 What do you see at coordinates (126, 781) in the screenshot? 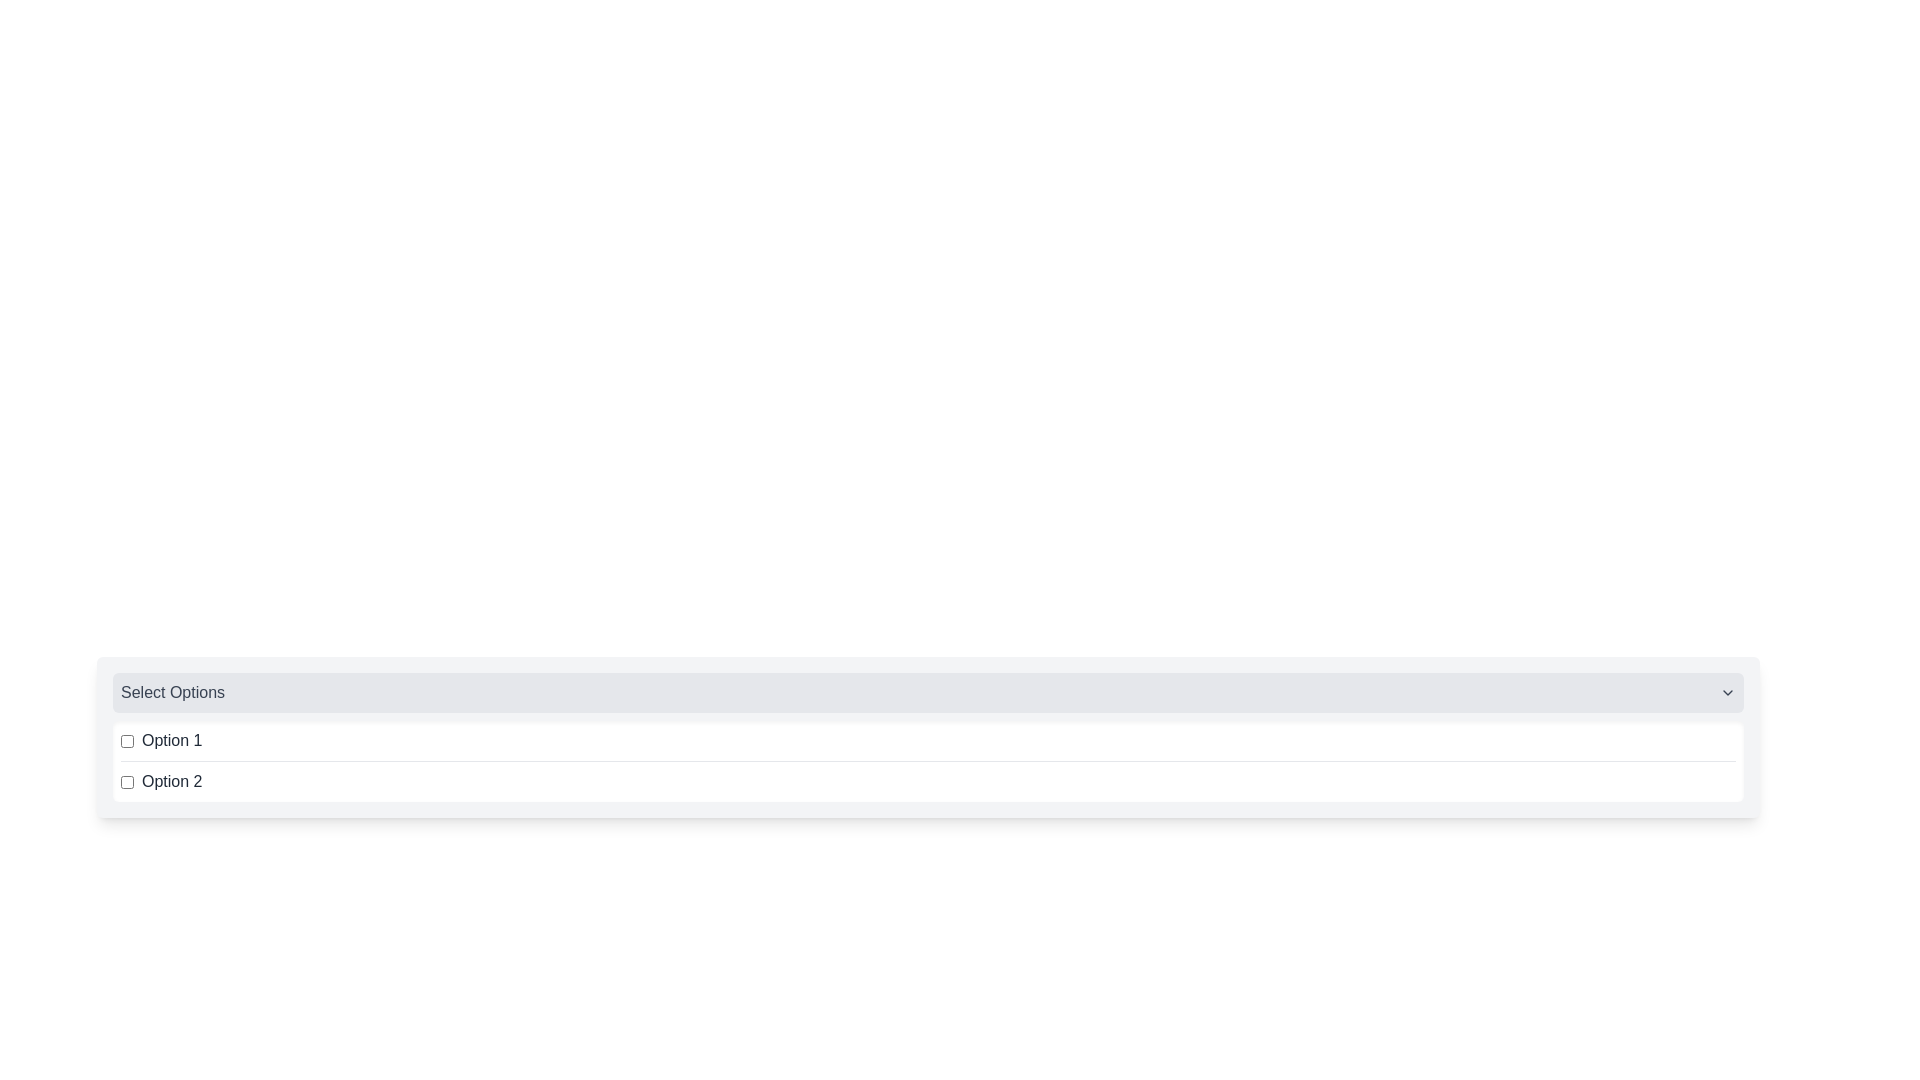
I see `the checkbox located in the 'Select Options' section that is associated with 'Option 2'` at bounding box center [126, 781].